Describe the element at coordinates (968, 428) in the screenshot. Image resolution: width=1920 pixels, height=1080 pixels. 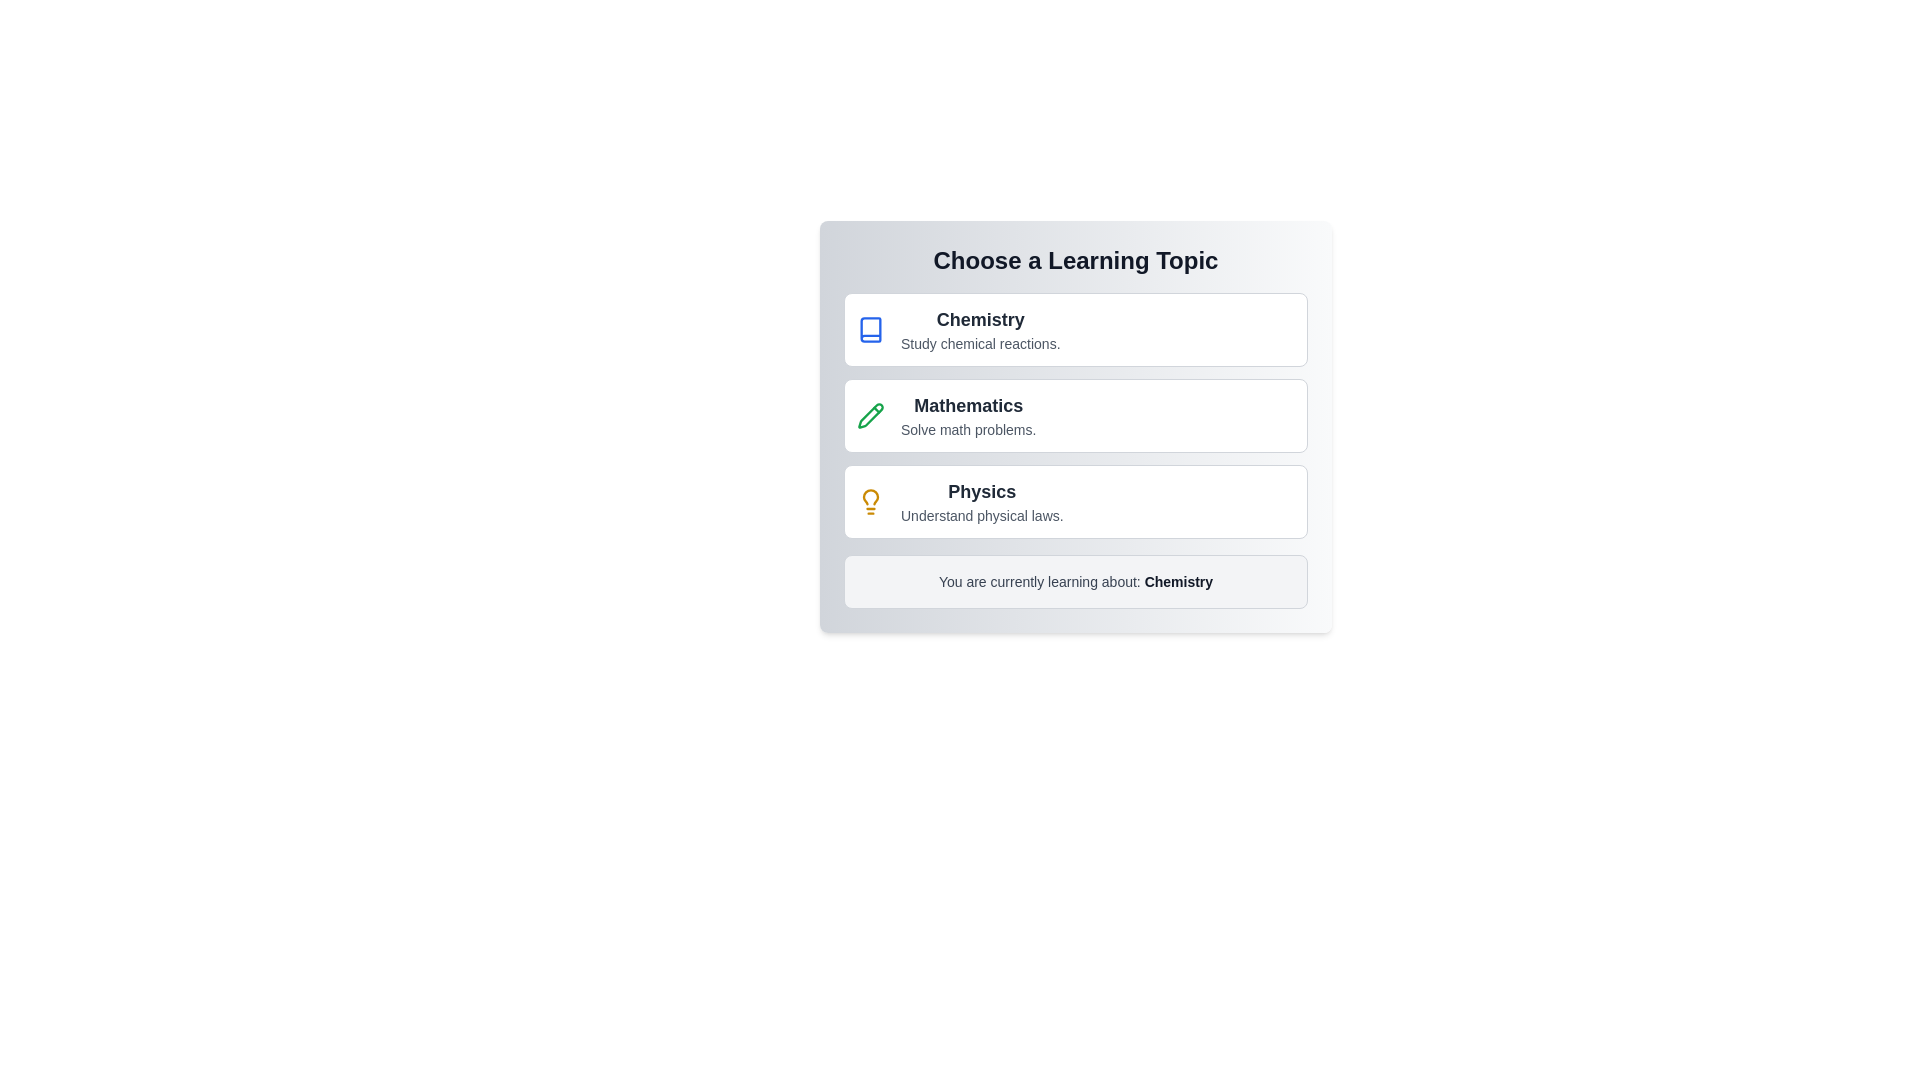
I see `descriptive text label for the 'Mathematics' category located within the second selectable card in the 'Choose a Learning Topic' section` at that location.